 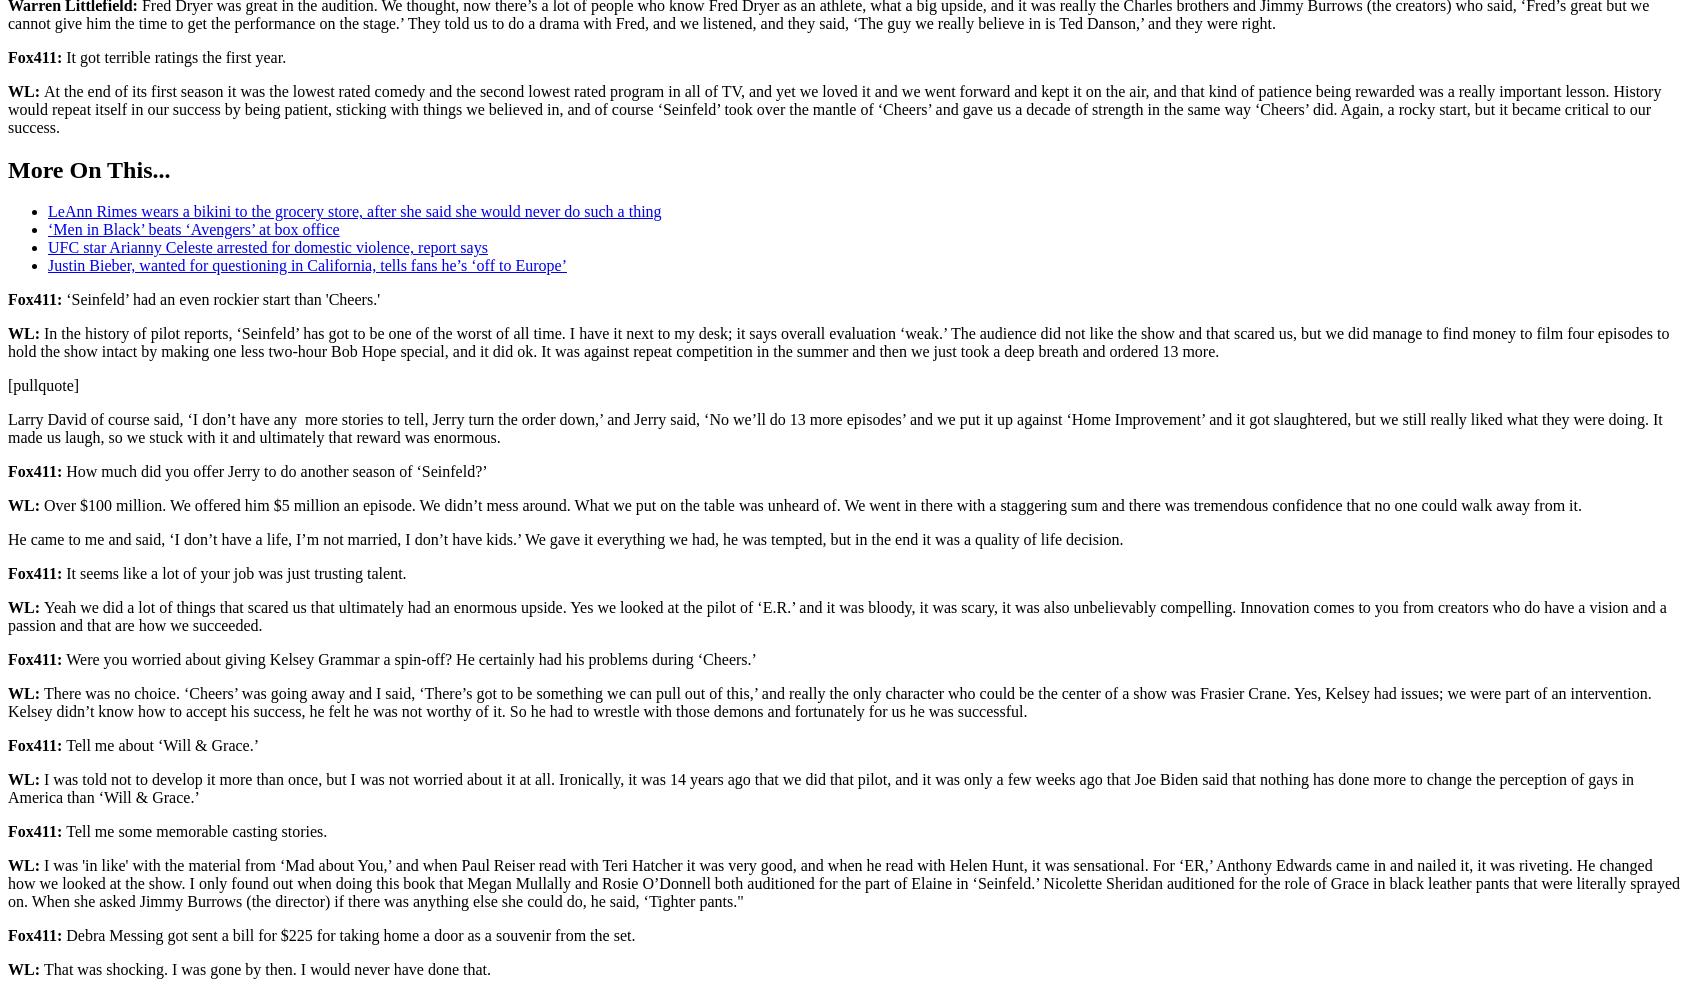 What do you see at coordinates (837, 615) in the screenshot?
I see `'Yeah we did a lot of things that scared us that ultimately had an enormous upside. Yes we looked at the pilot of ‘E.R.’ and it was bloody, it was scary, it was also unbelievably compelling. Innovation comes to you from creators who do have a vision and a passion and that are how we succeeded.'` at bounding box center [837, 615].